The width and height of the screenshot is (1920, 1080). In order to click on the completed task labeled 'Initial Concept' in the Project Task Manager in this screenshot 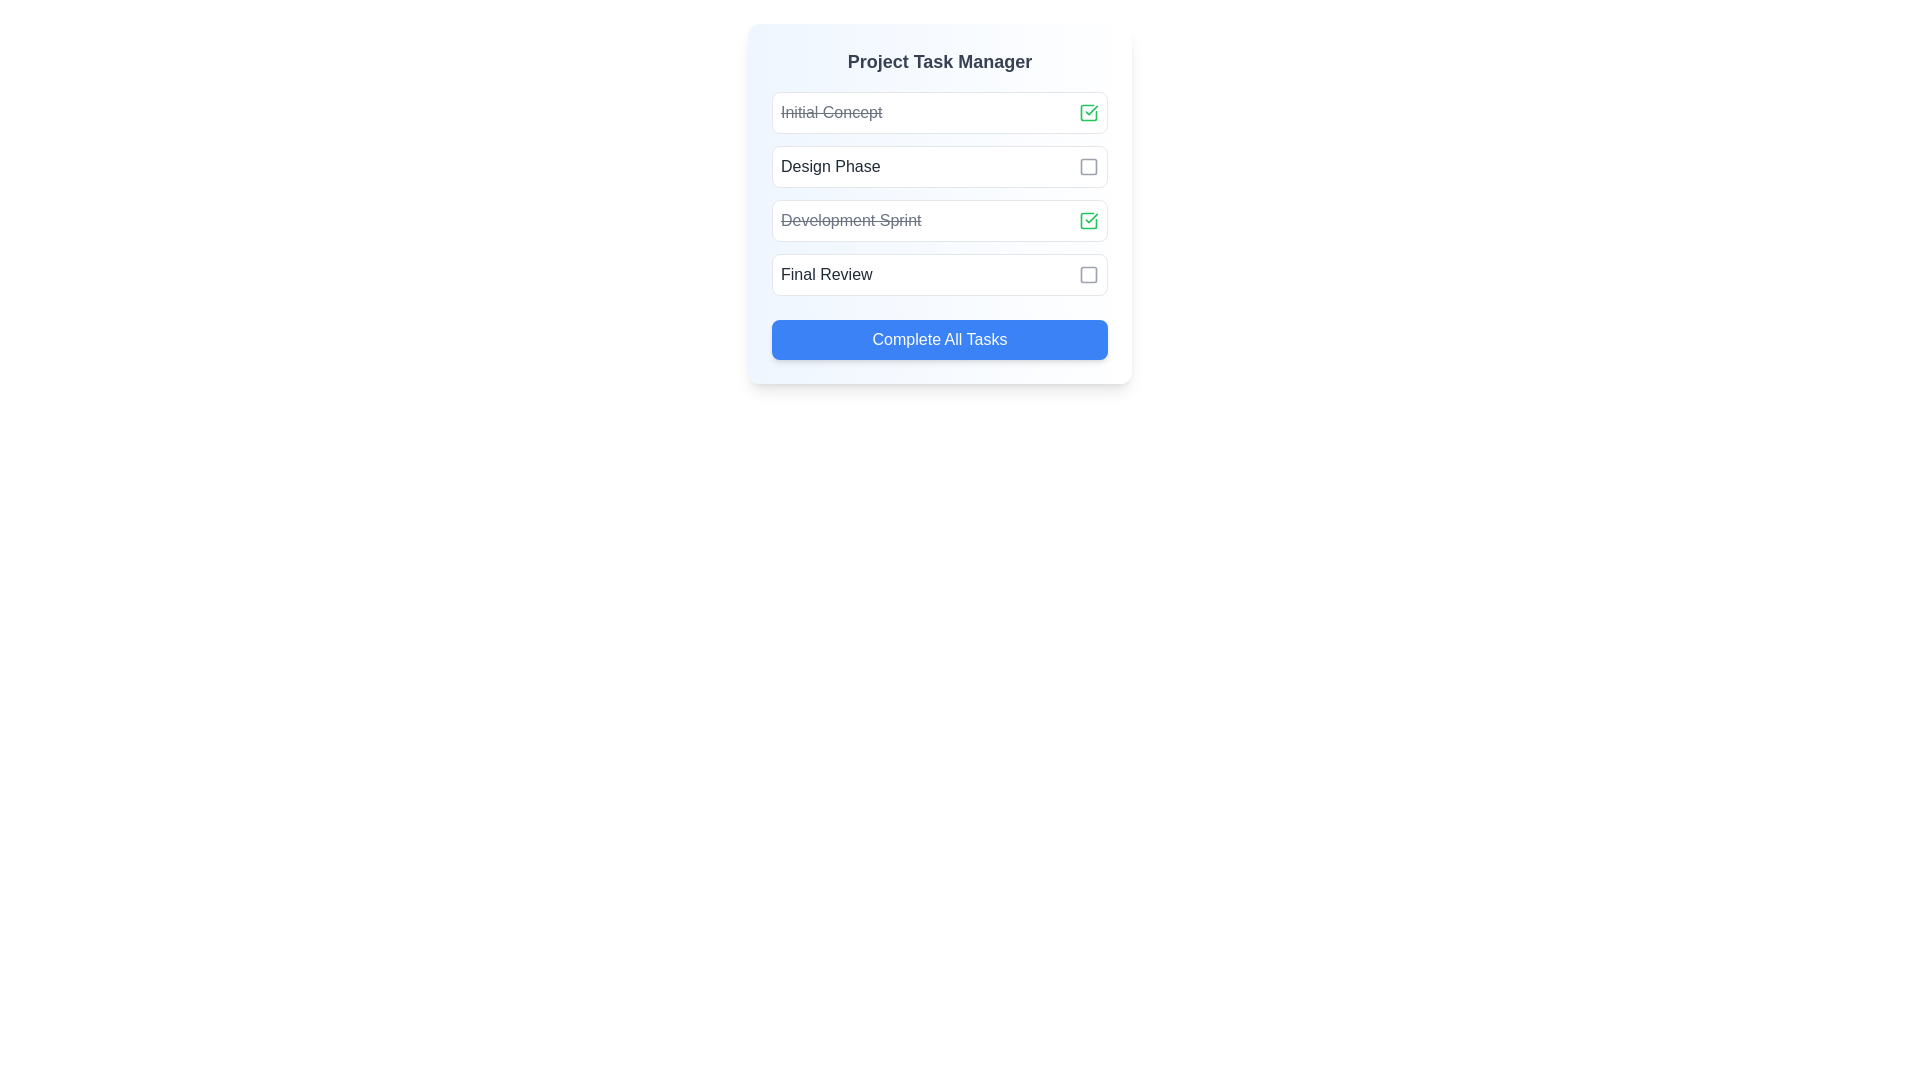, I will do `click(939, 112)`.